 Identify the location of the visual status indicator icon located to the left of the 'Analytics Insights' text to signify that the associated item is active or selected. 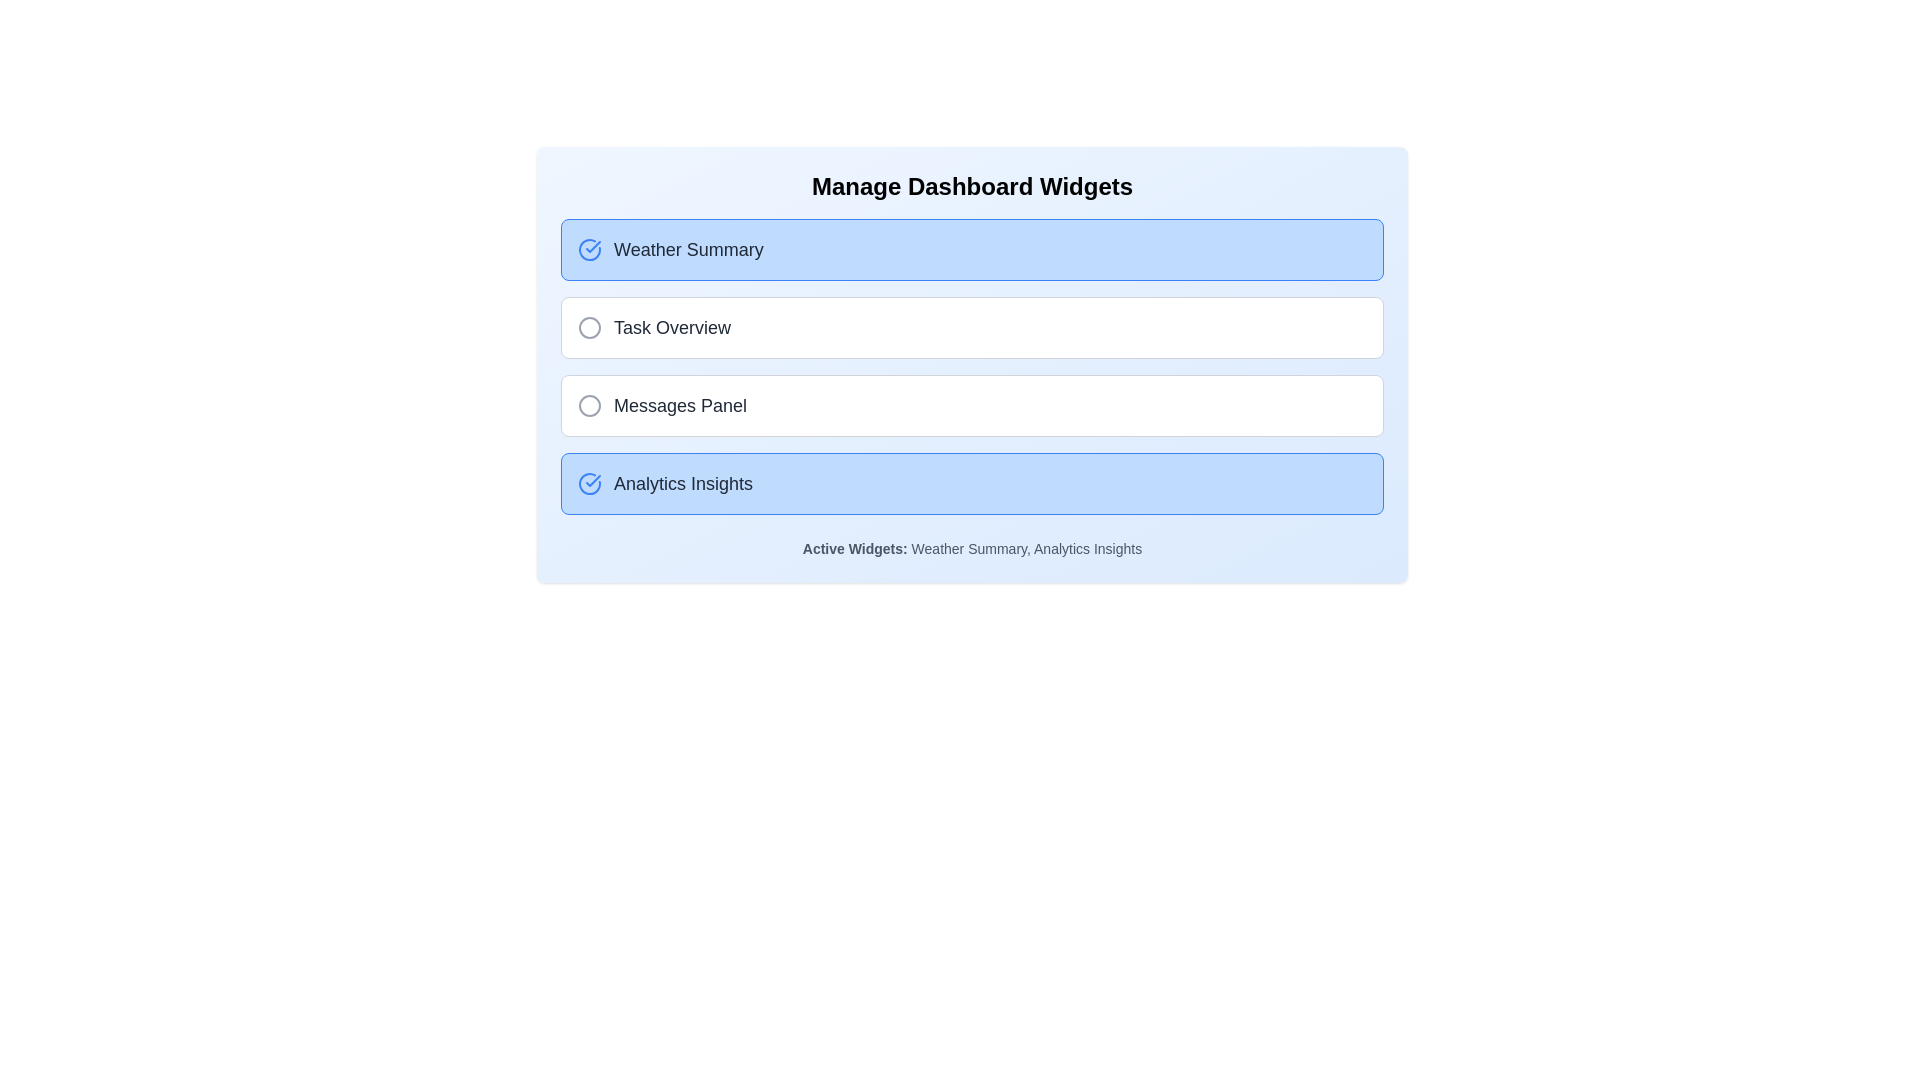
(589, 483).